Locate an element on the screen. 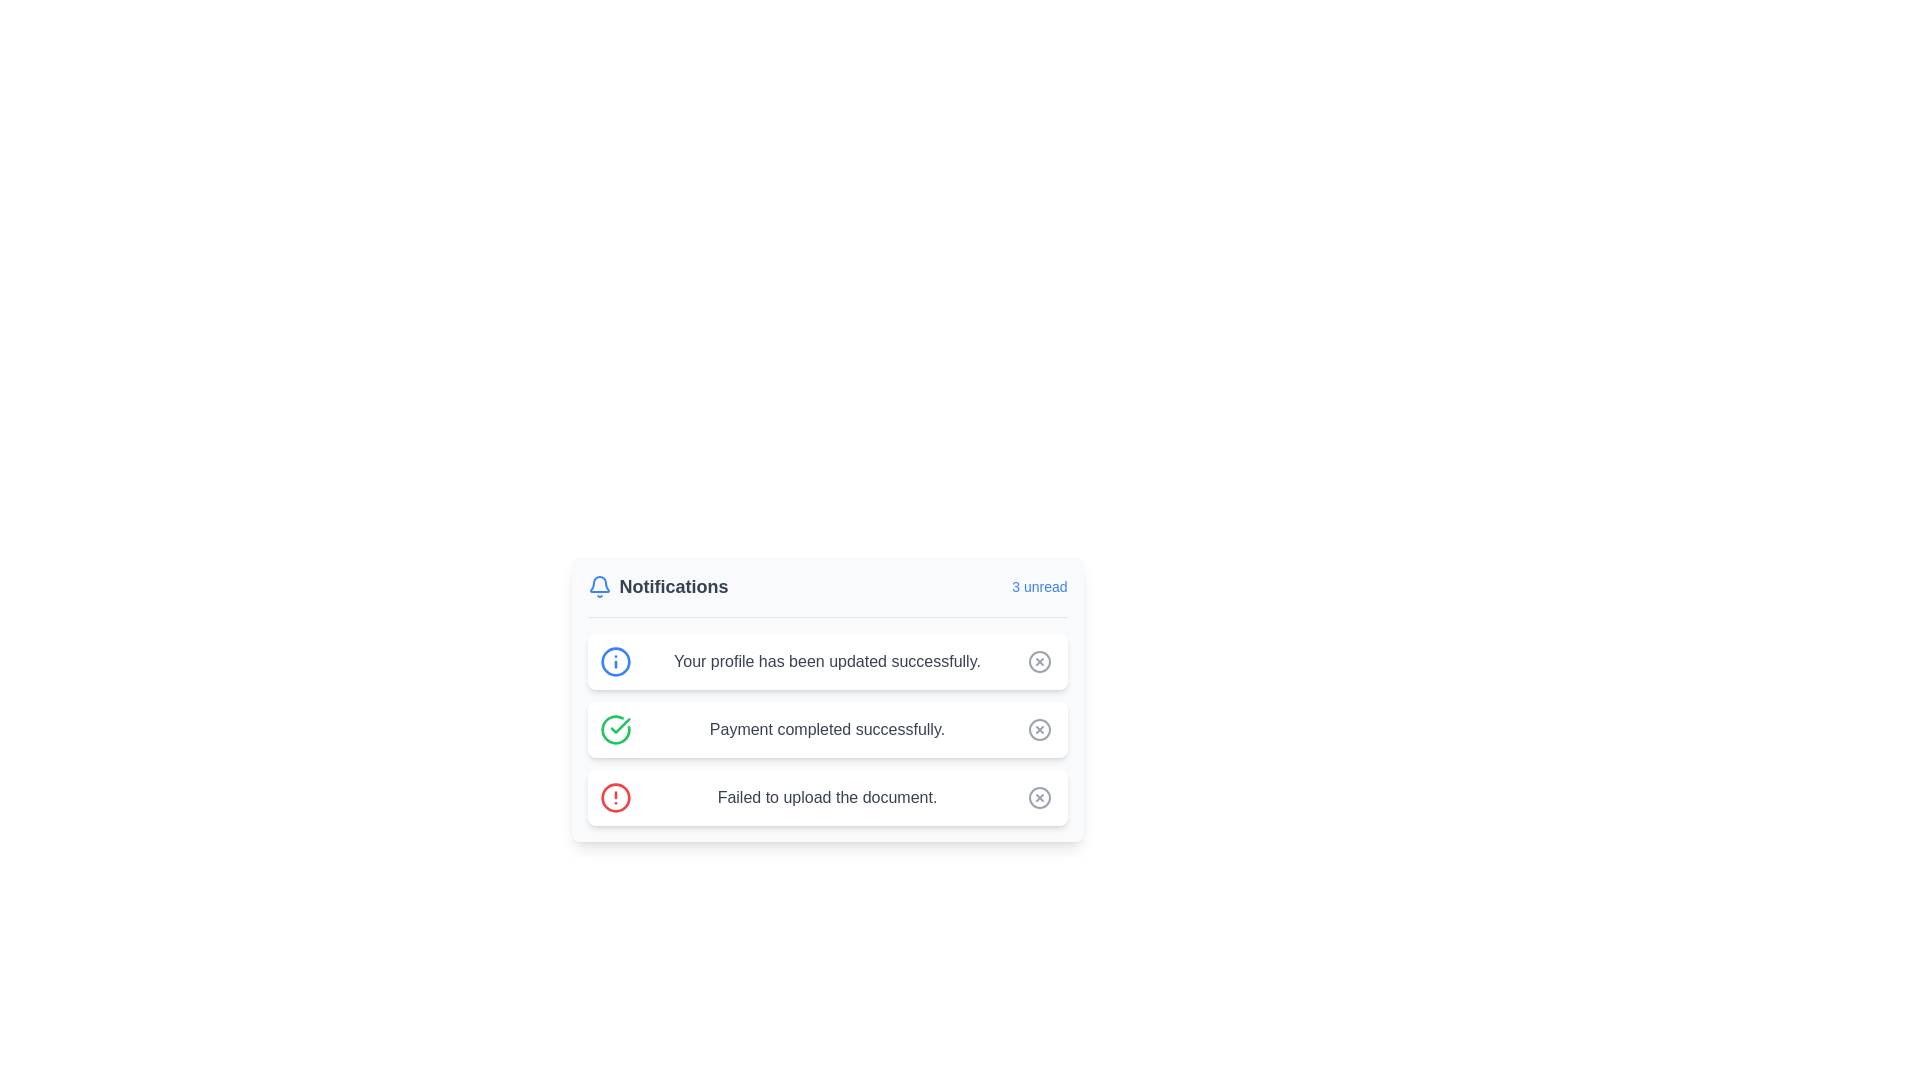 The width and height of the screenshot is (1920, 1080). the blue bell icon indicating notifications, positioned to the left of the 'Notifications' text label is located at coordinates (598, 585).